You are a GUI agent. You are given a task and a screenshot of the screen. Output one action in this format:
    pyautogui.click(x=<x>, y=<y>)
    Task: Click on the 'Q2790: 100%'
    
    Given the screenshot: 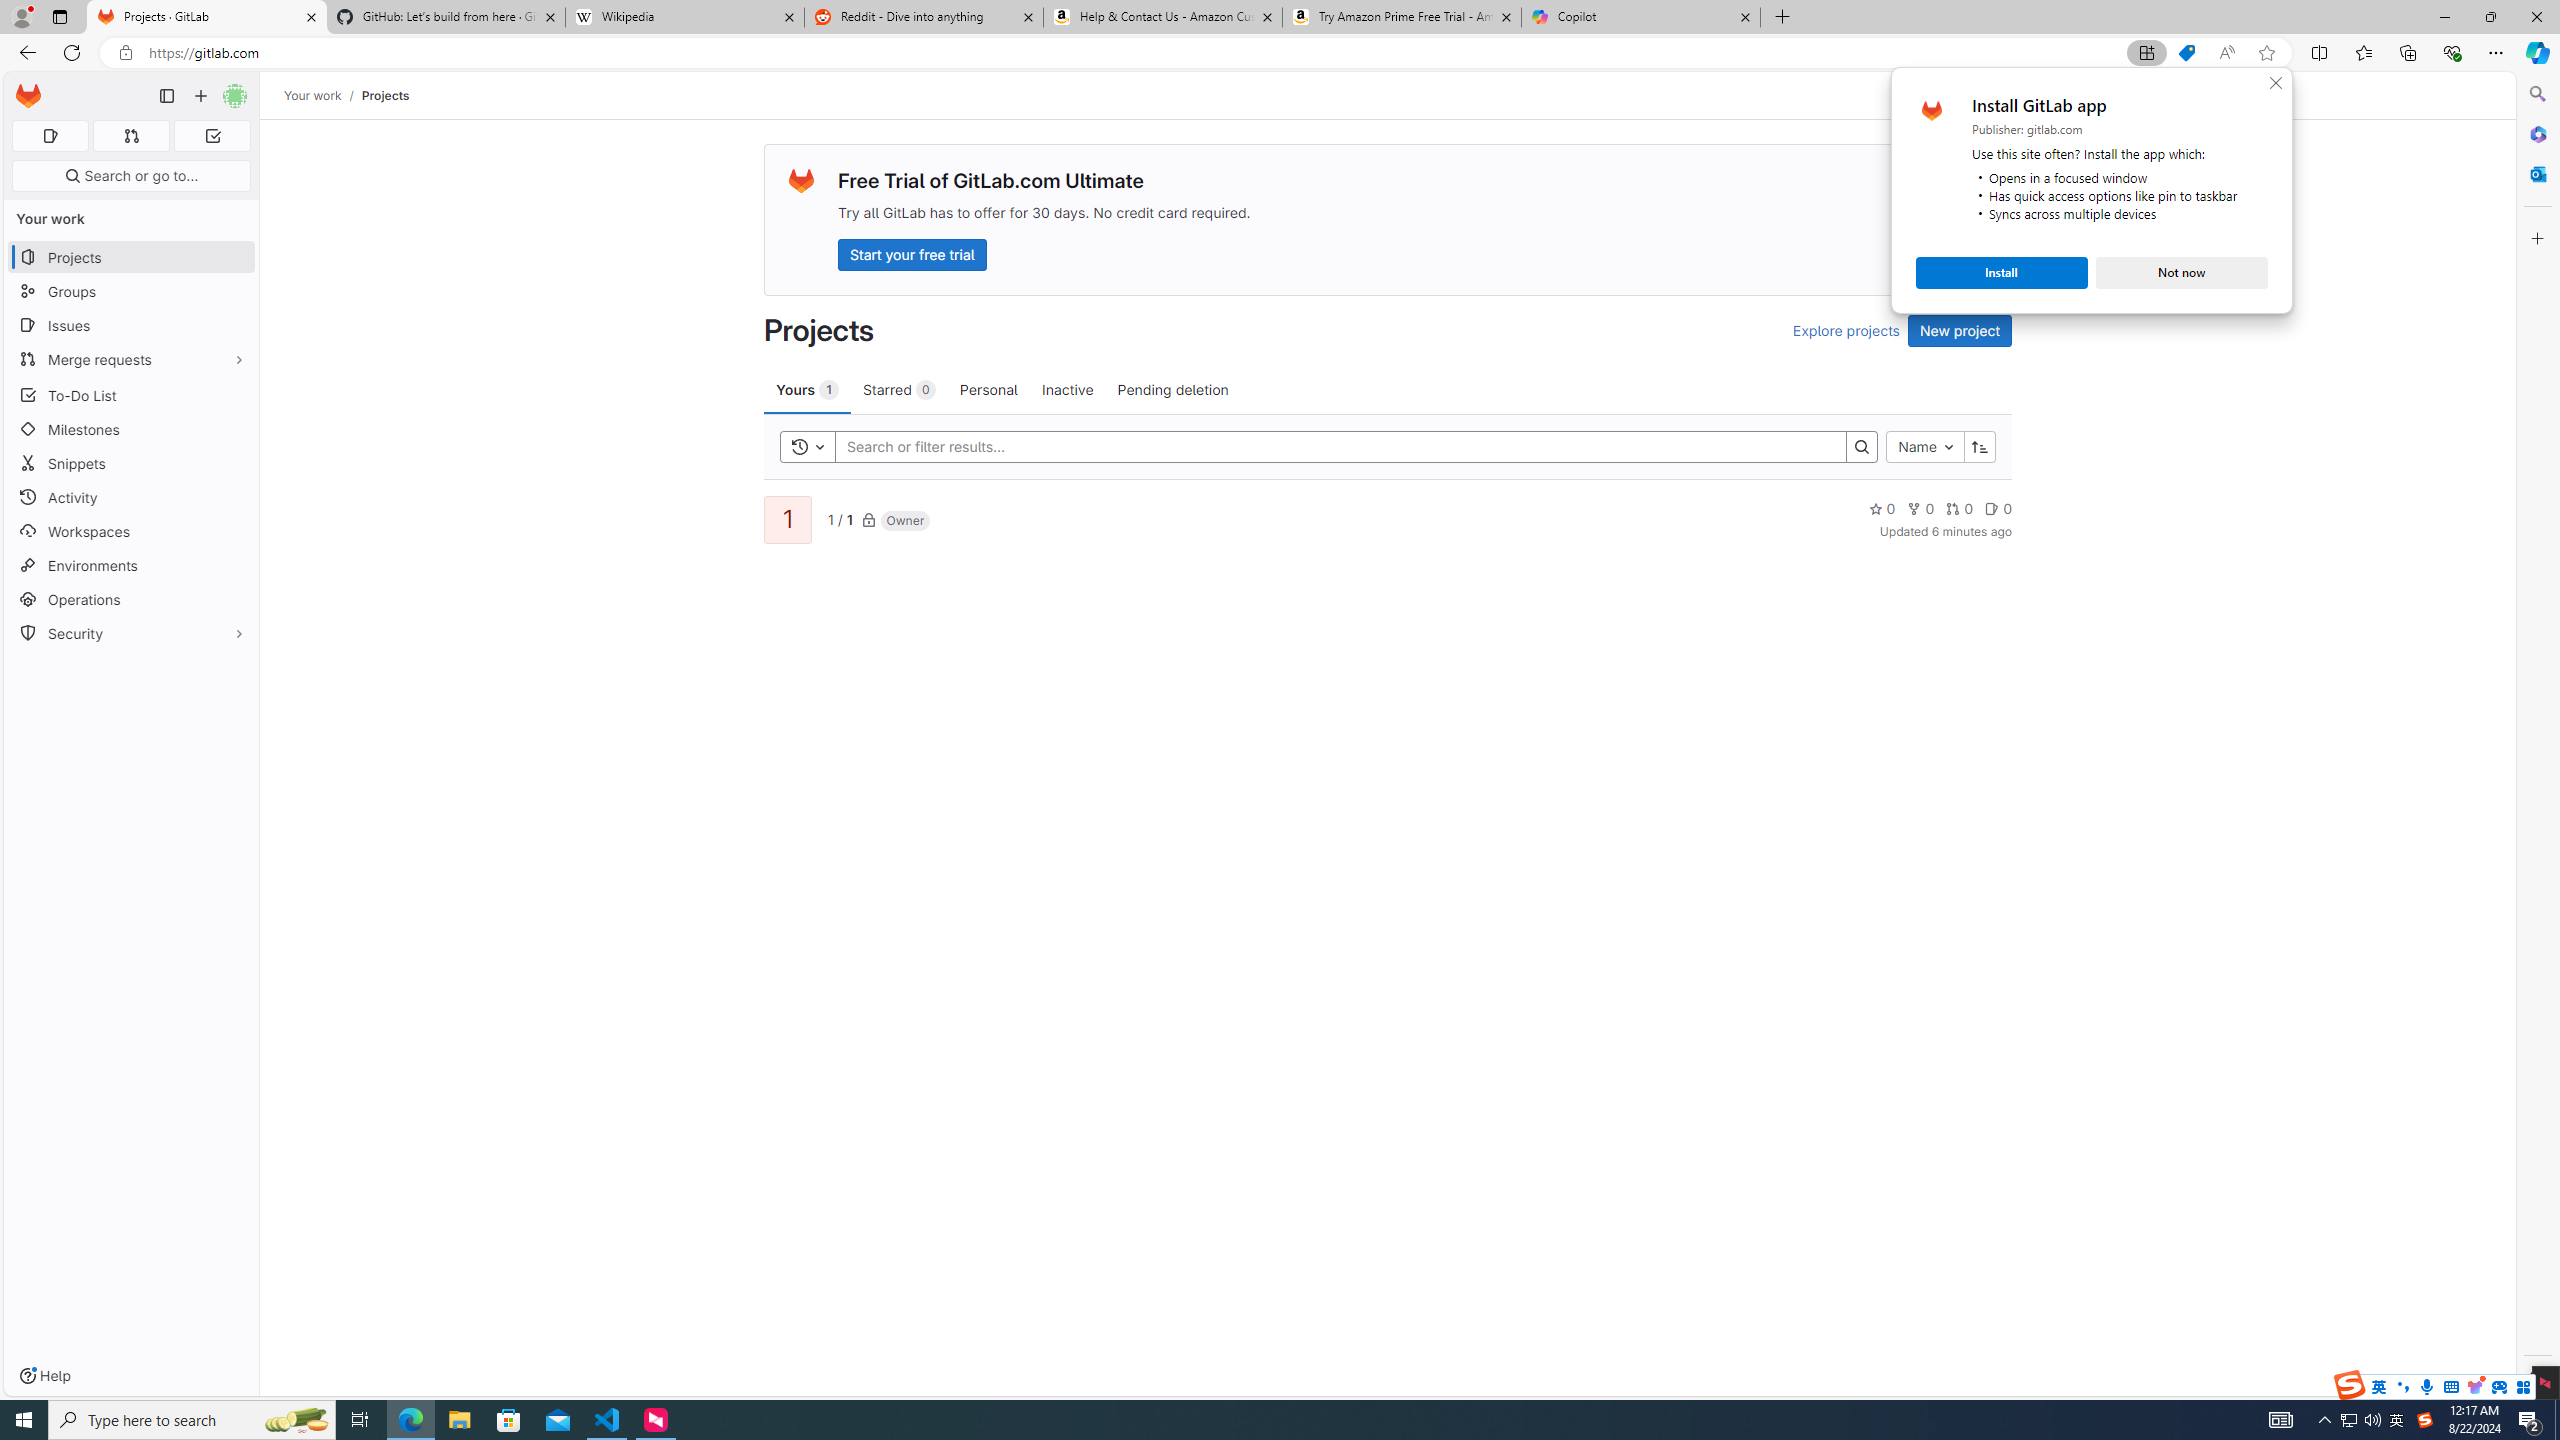 What is the action you would take?
    pyautogui.click(x=2372, y=1418)
    